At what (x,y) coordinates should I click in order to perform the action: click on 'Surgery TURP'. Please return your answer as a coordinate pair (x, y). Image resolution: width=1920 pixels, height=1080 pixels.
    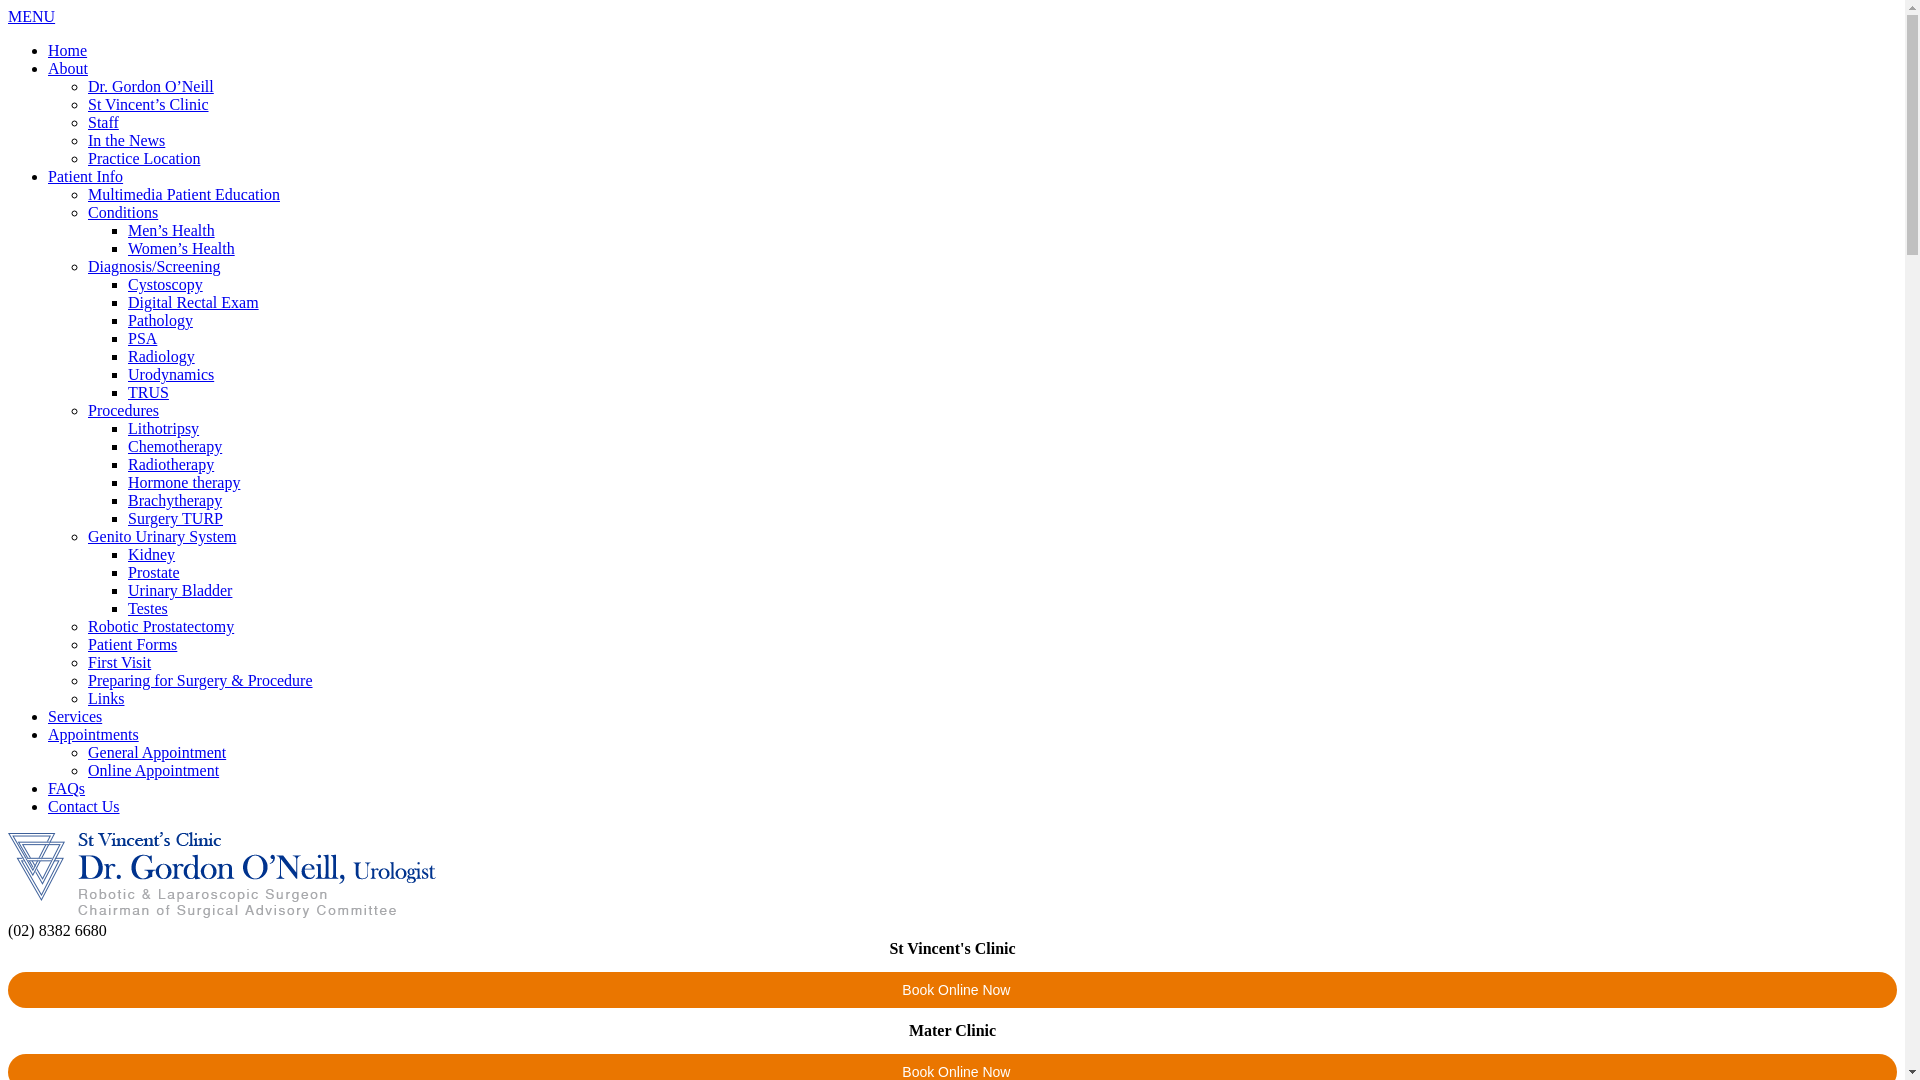
    Looking at the image, I should click on (175, 517).